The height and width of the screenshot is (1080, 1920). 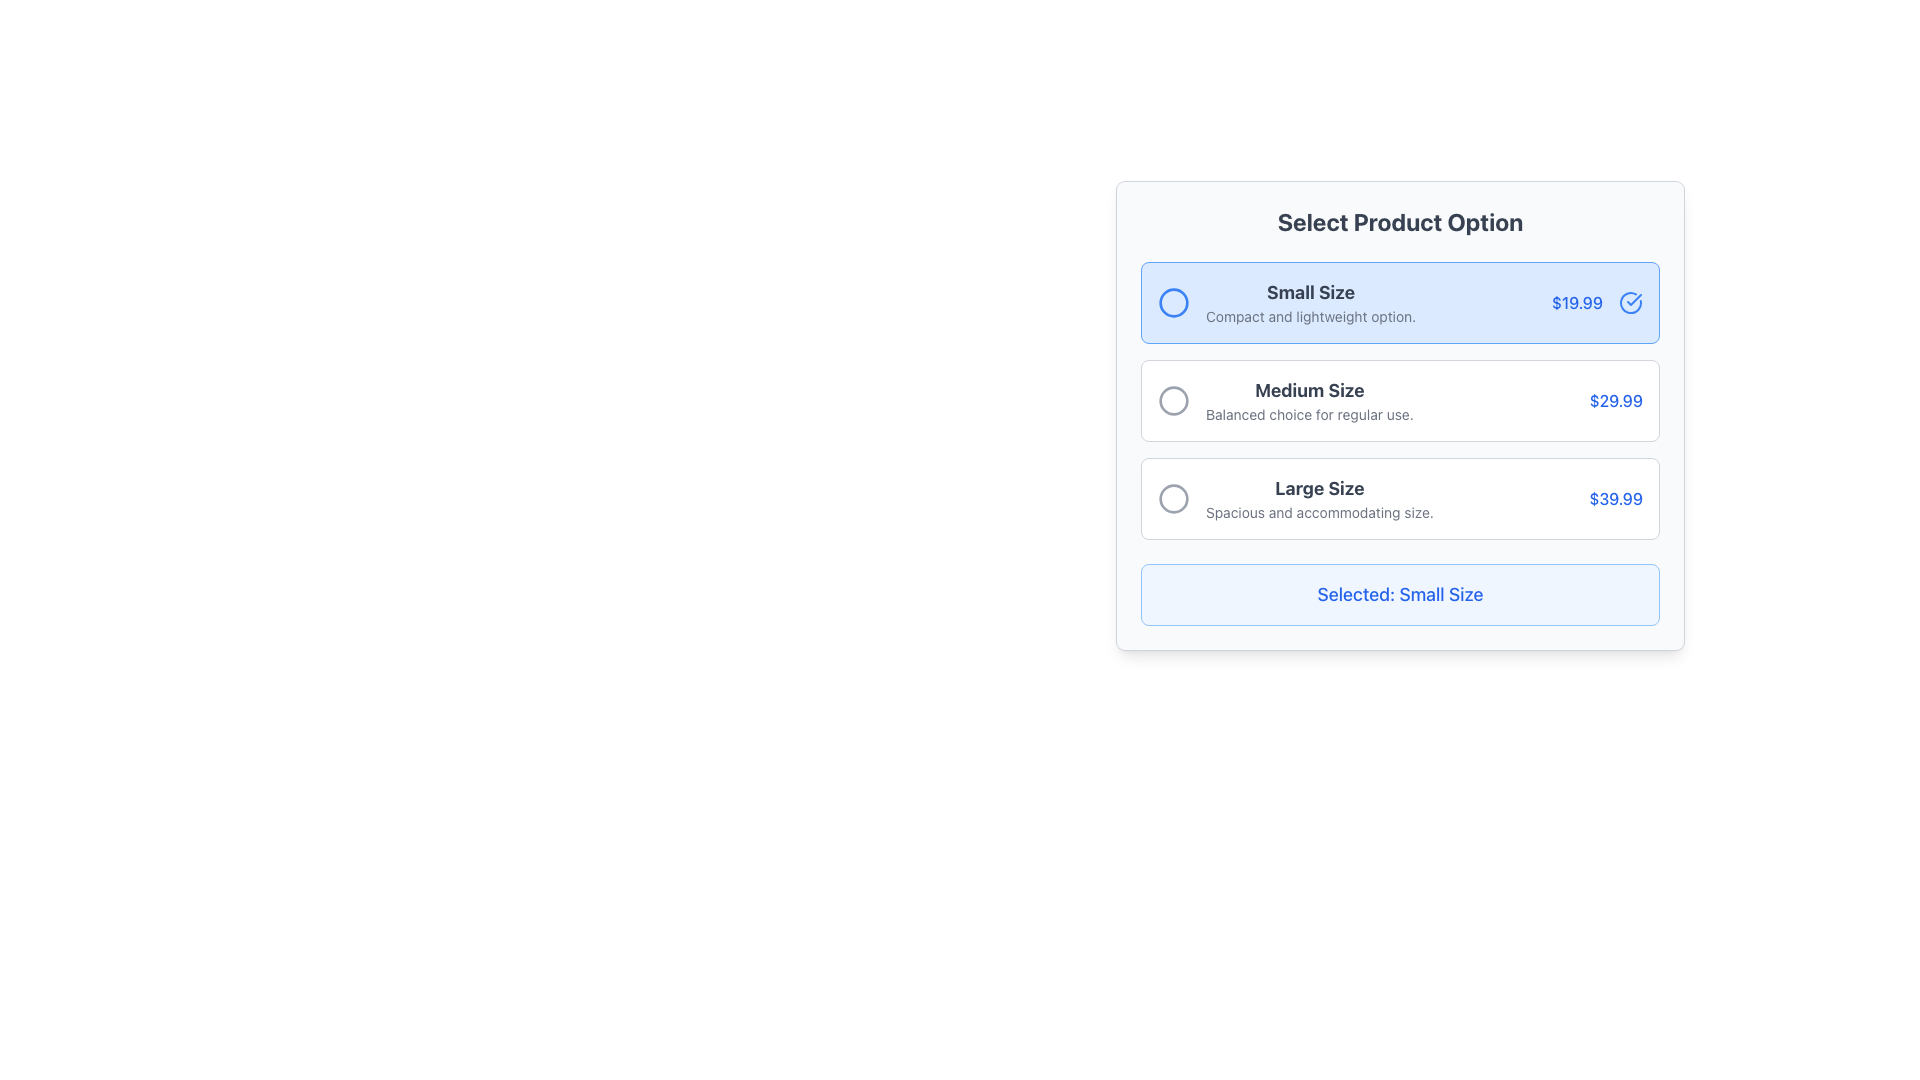 I want to click on the circular indicator icon located on the left side of the 'Large Size' option row in the product selection section, so click(x=1174, y=497).